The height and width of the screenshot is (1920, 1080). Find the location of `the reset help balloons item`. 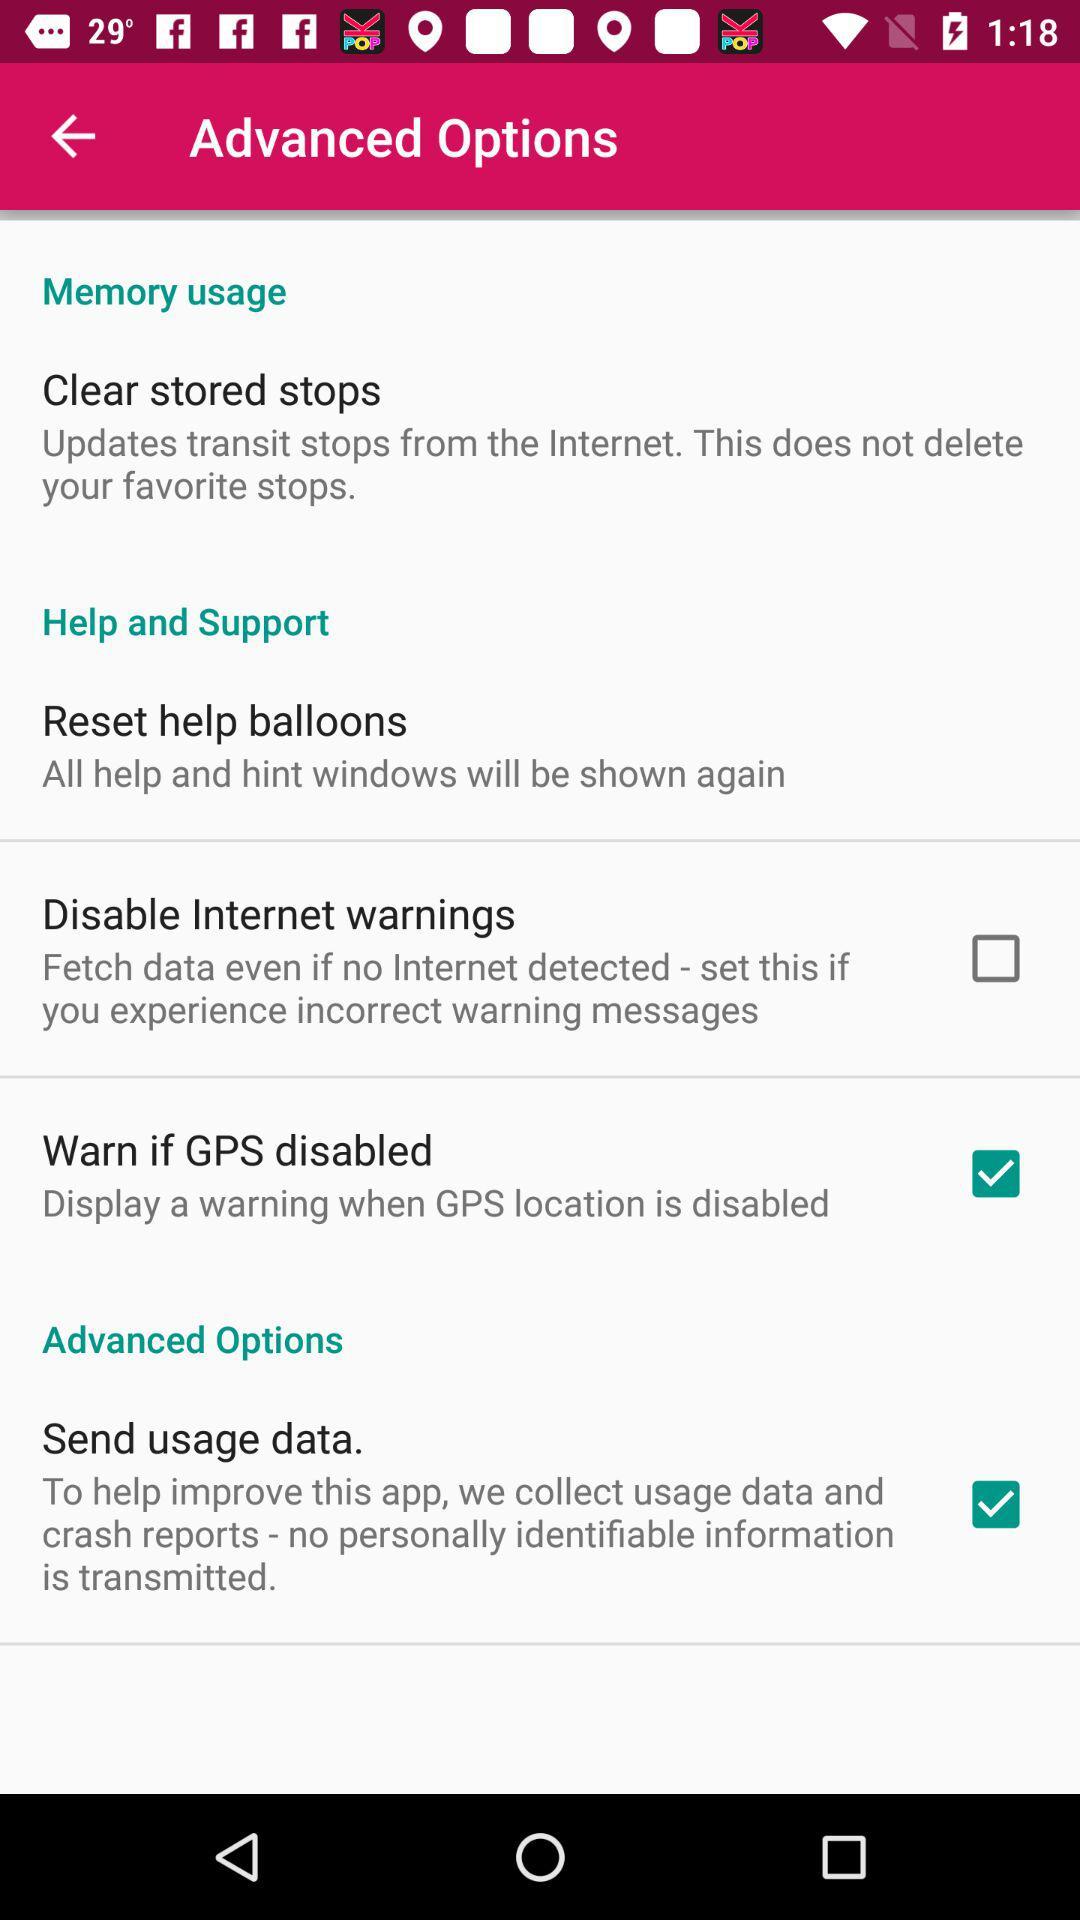

the reset help balloons item is located at coordinates (224, 719).